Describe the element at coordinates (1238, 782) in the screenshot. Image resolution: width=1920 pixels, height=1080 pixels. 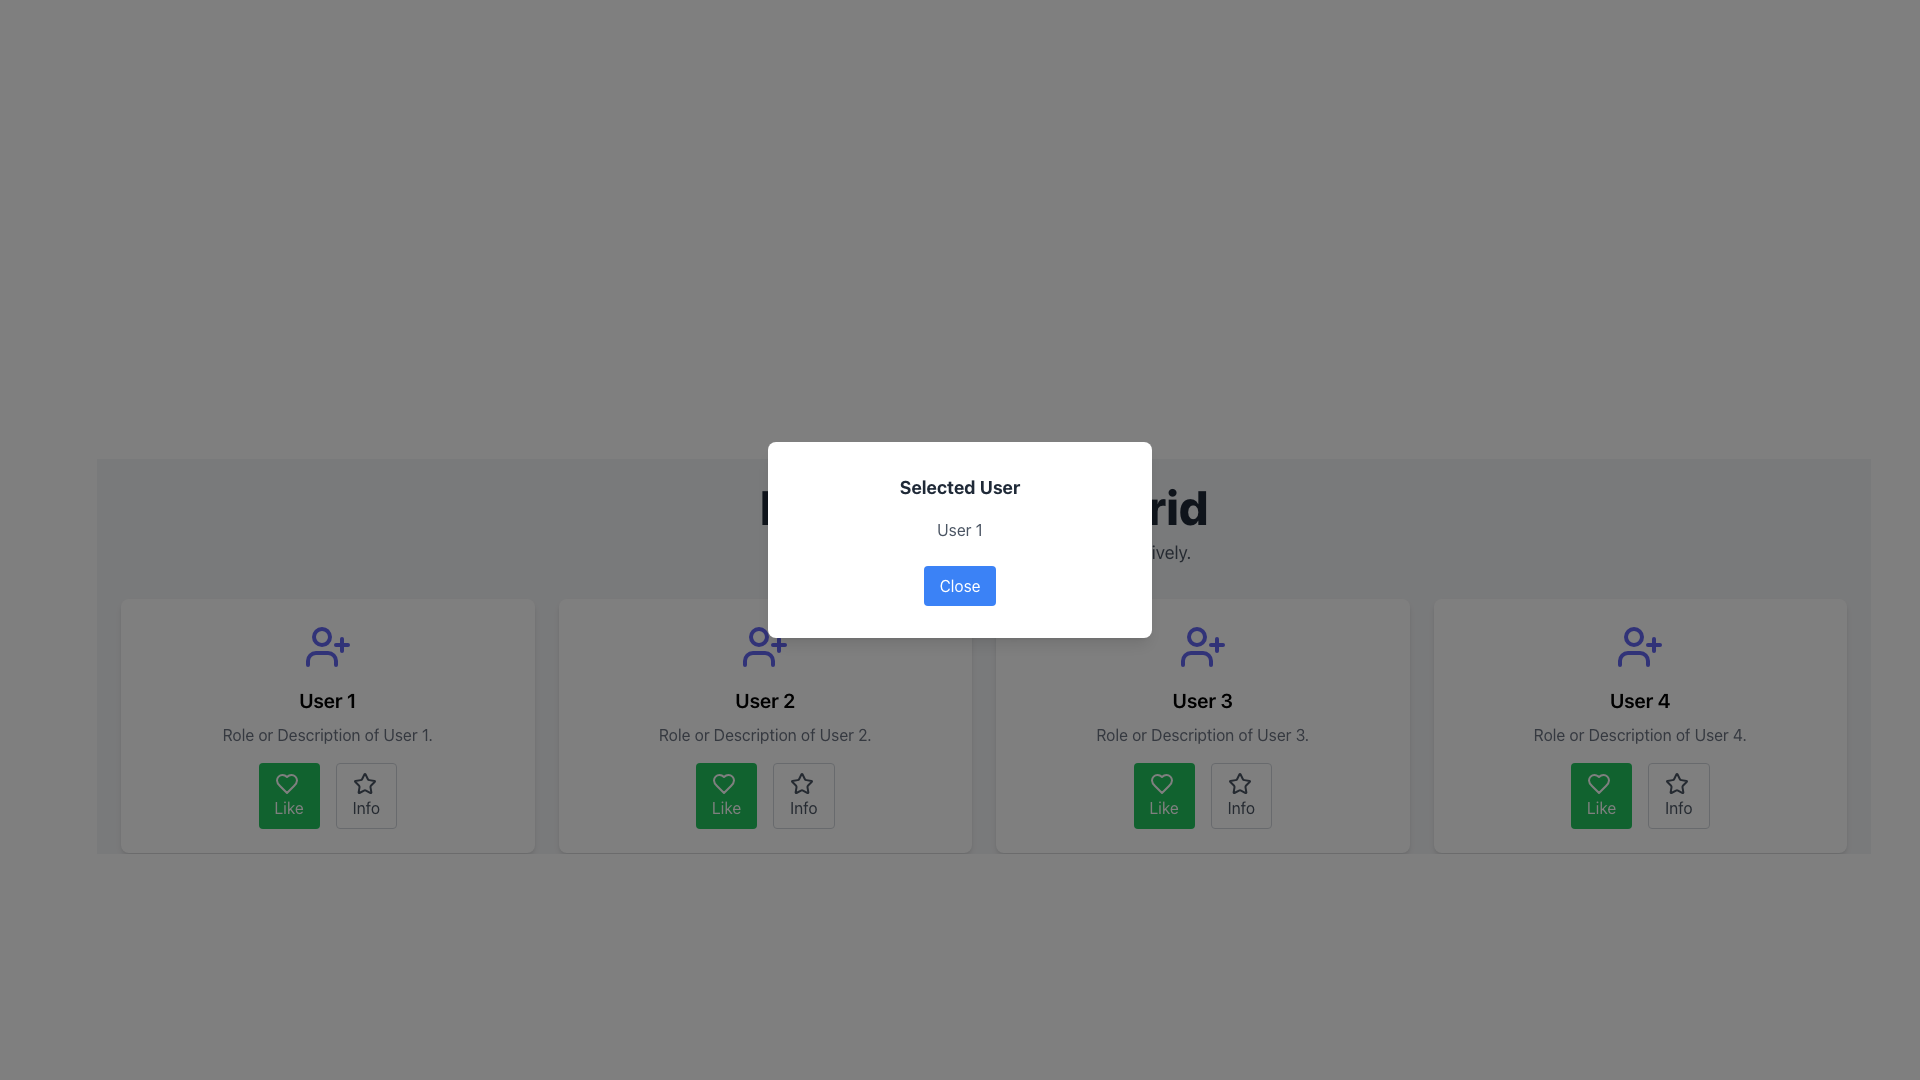
I see `the star-shaped icon with a hollow center located within the 'Info' button below the card for 'User 3' to interact with it` at that location.